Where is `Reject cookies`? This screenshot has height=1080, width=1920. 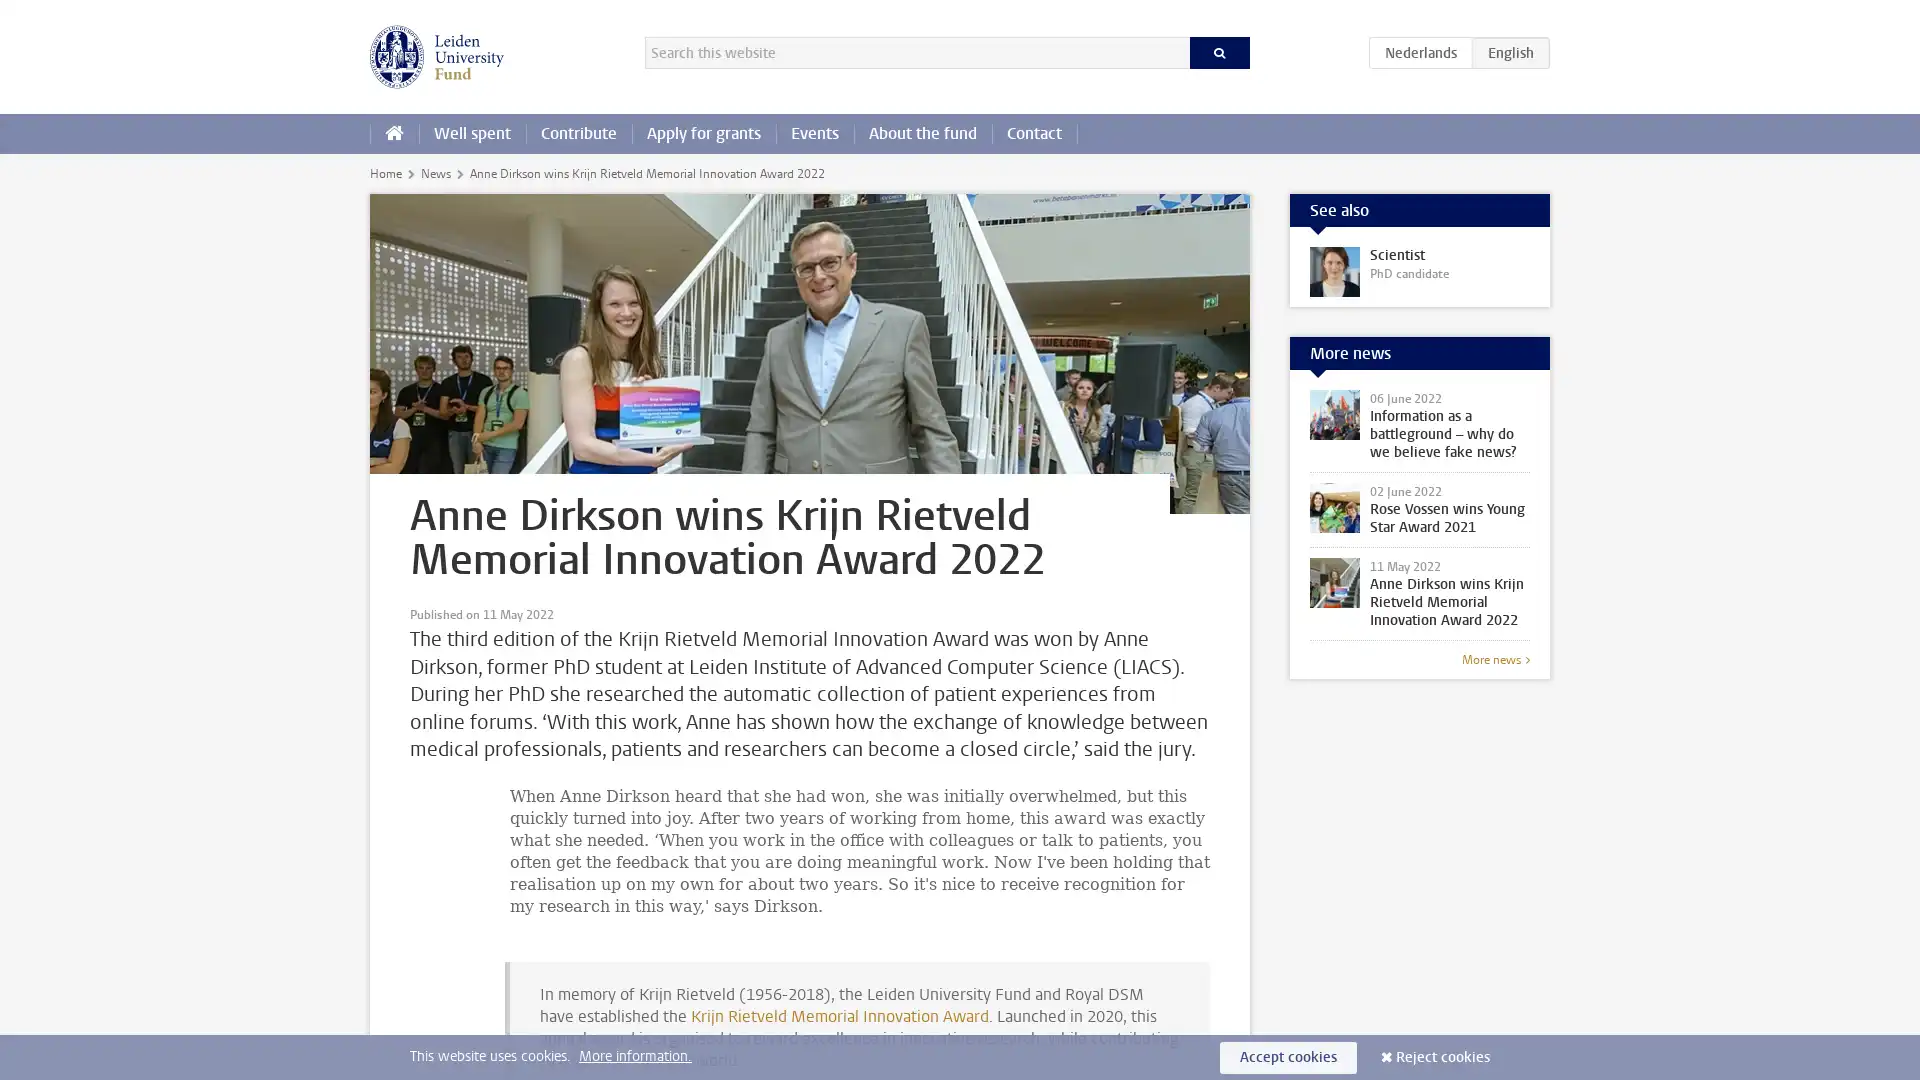
Reject cookies is located at coordinates (1443, 1056).